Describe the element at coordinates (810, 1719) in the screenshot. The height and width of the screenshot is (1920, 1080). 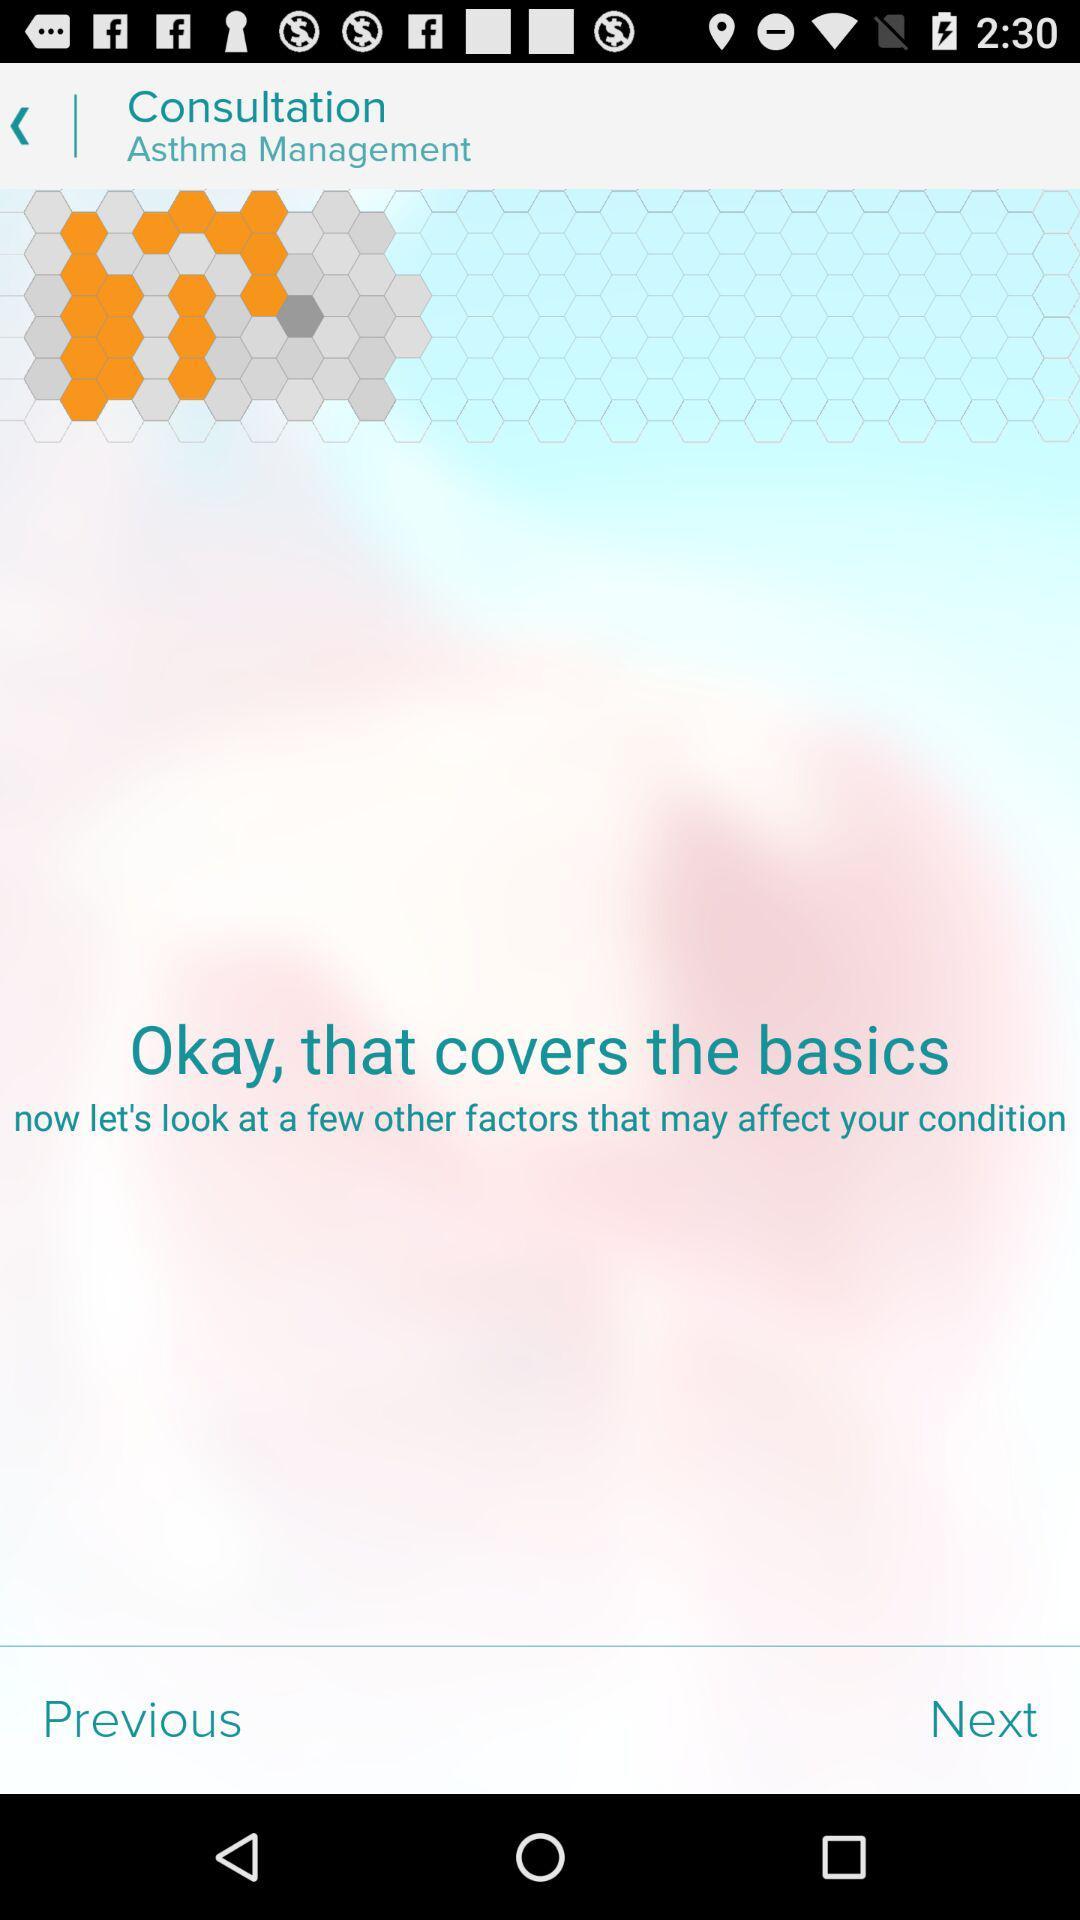
I see `the item to the right of the previous item` at that location.